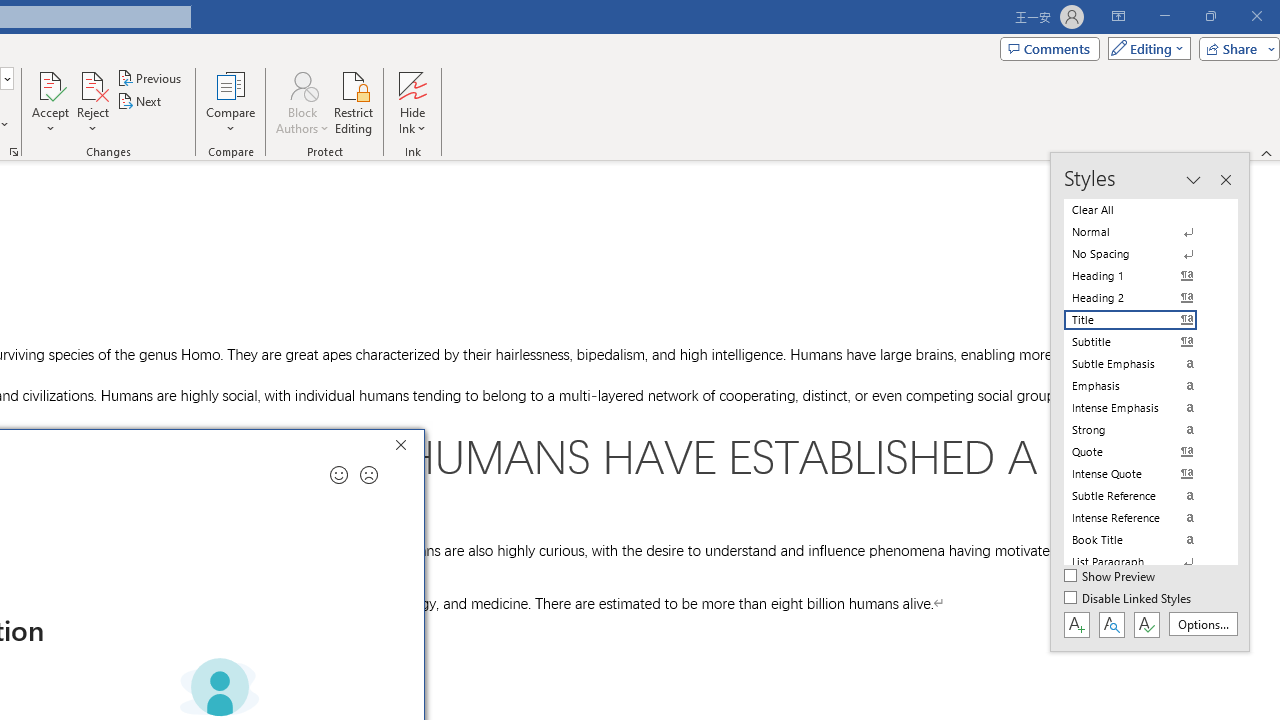 The image size is (1280, 720). Describe the element at coordinates (353, 103) in the screenshot. I see `'Restrict Editing'` at that location.